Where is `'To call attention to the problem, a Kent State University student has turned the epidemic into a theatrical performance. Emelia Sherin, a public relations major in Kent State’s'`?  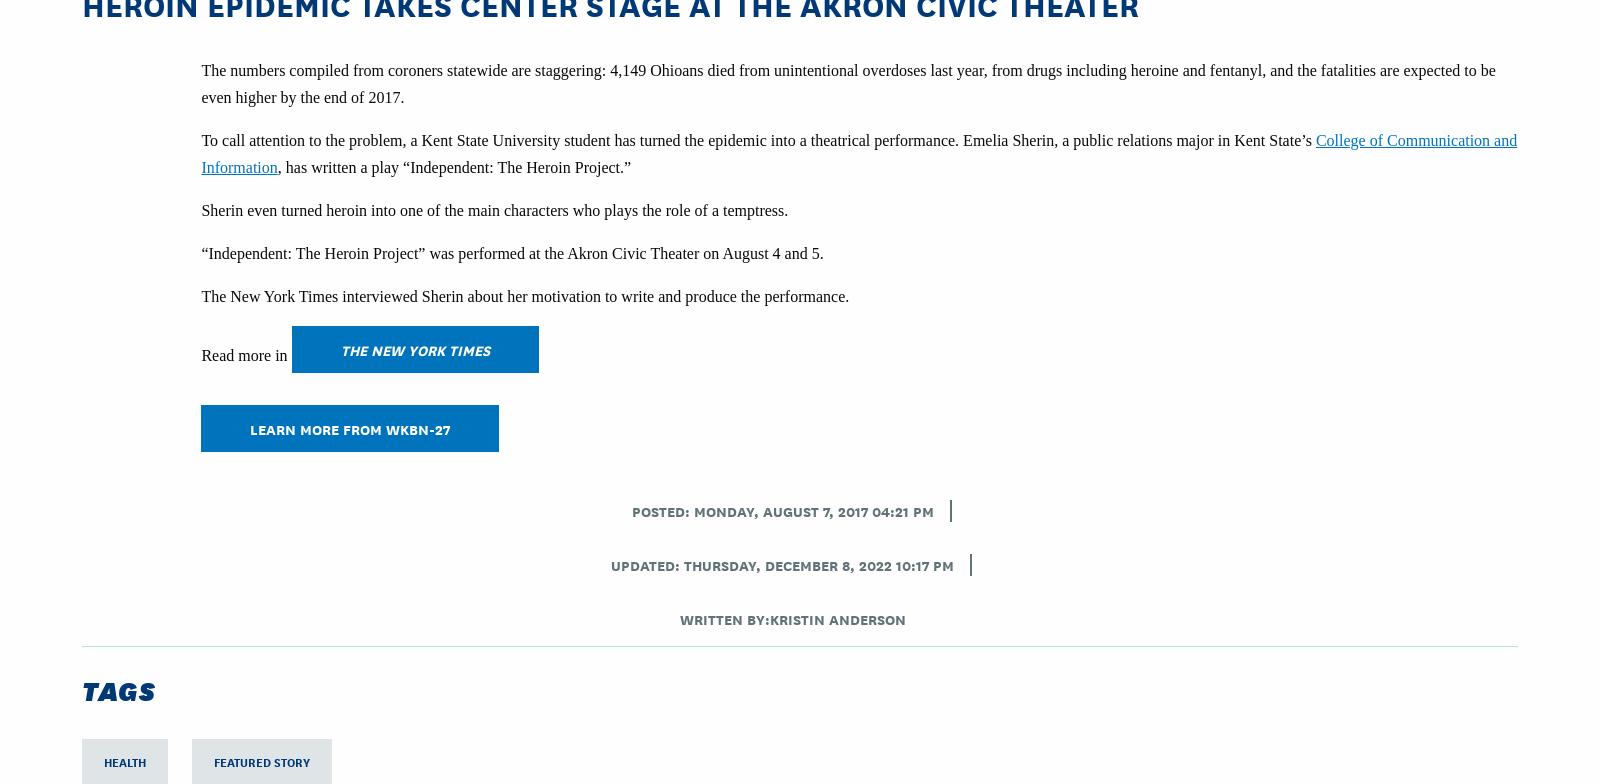
'To call attention to the problem, a Kent State University student has turned the epidemic into a theatrical performance. Emelia Sherin, a public relations major in Kent State’s' is located at coordinates (758, 140).